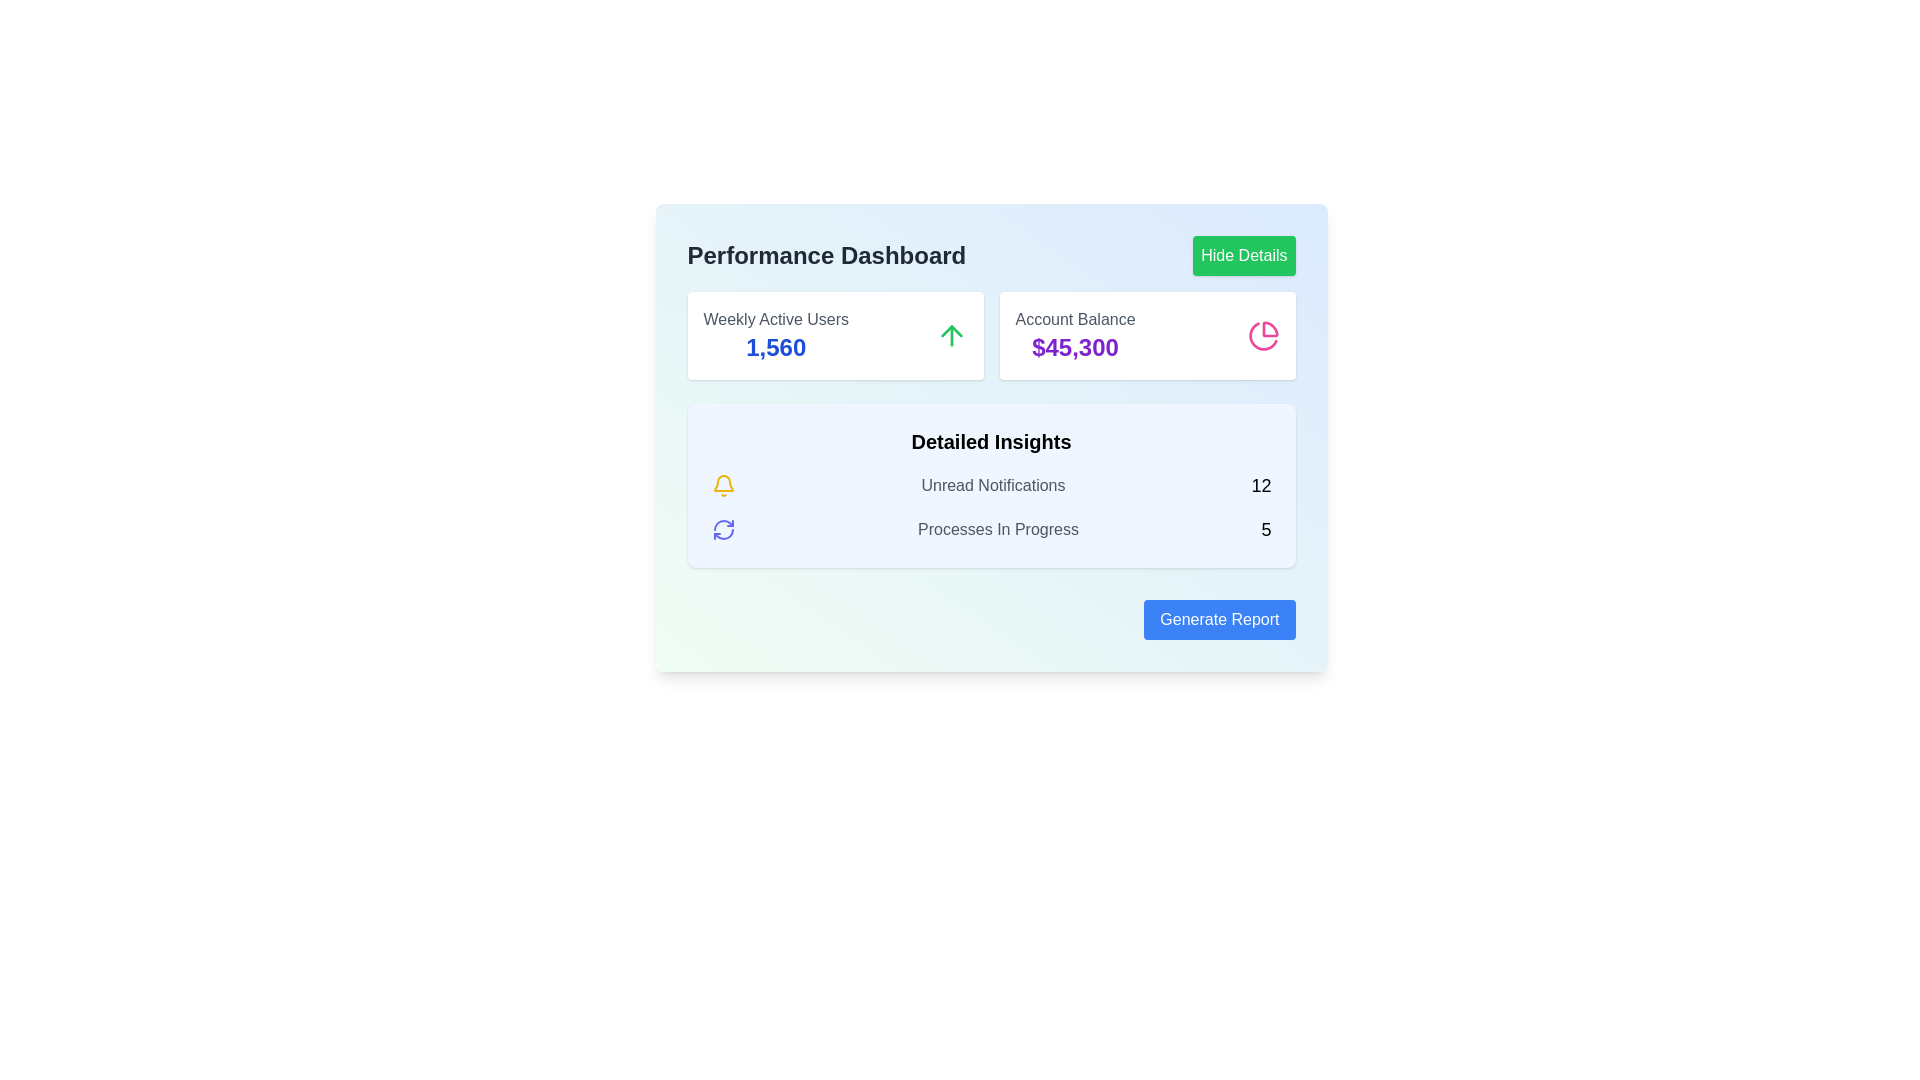 Image resolution: width=1920 pixels, height=1080 pixels. Describe the element at coordinates (1262, 334) in the screenshot. I see `the pink pie-chart icon located to the far right of the 'Account Balance' section to interact with chart-related functionalities` at that location.